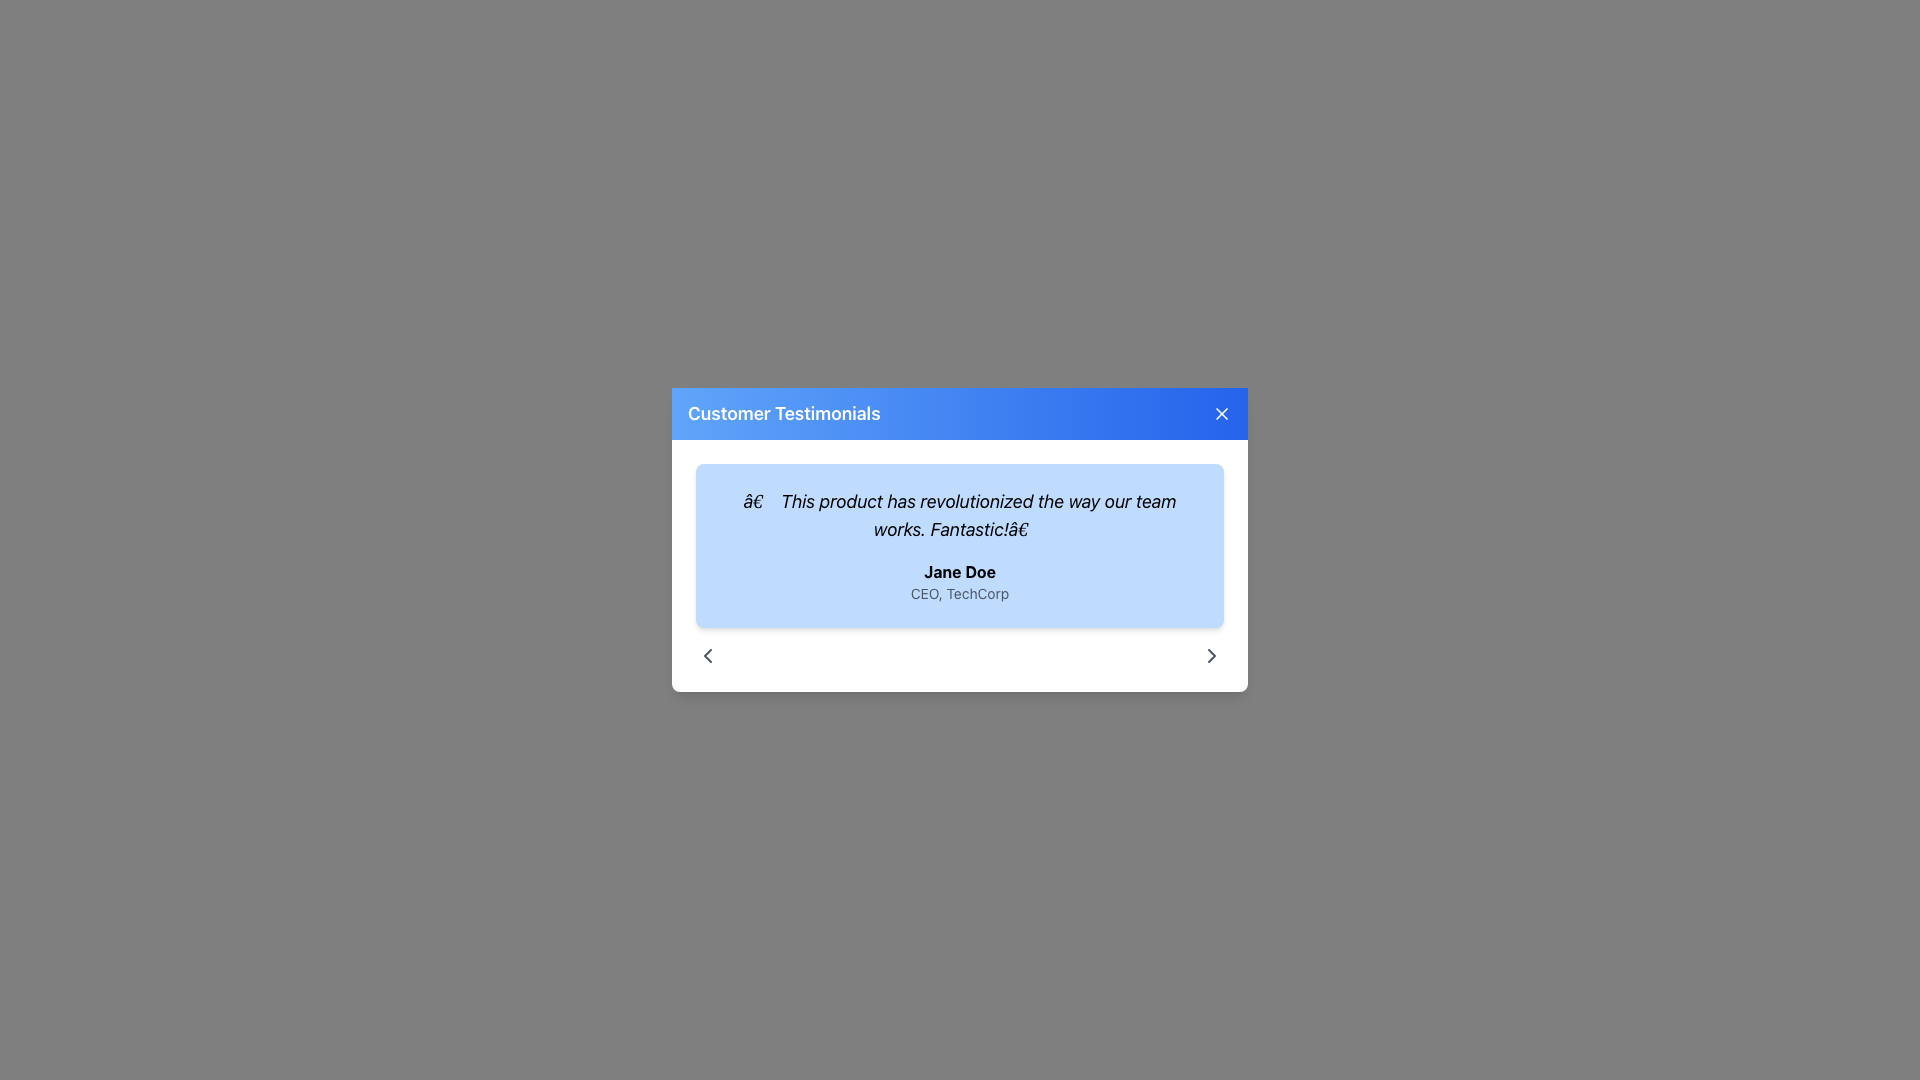  I want to click on the Text label that describes the designation (CEO) and affiliation (TechCorp) of the individual 'Jane Doe', which is centered within a blue box of a testimonial card, so click(960, 593).